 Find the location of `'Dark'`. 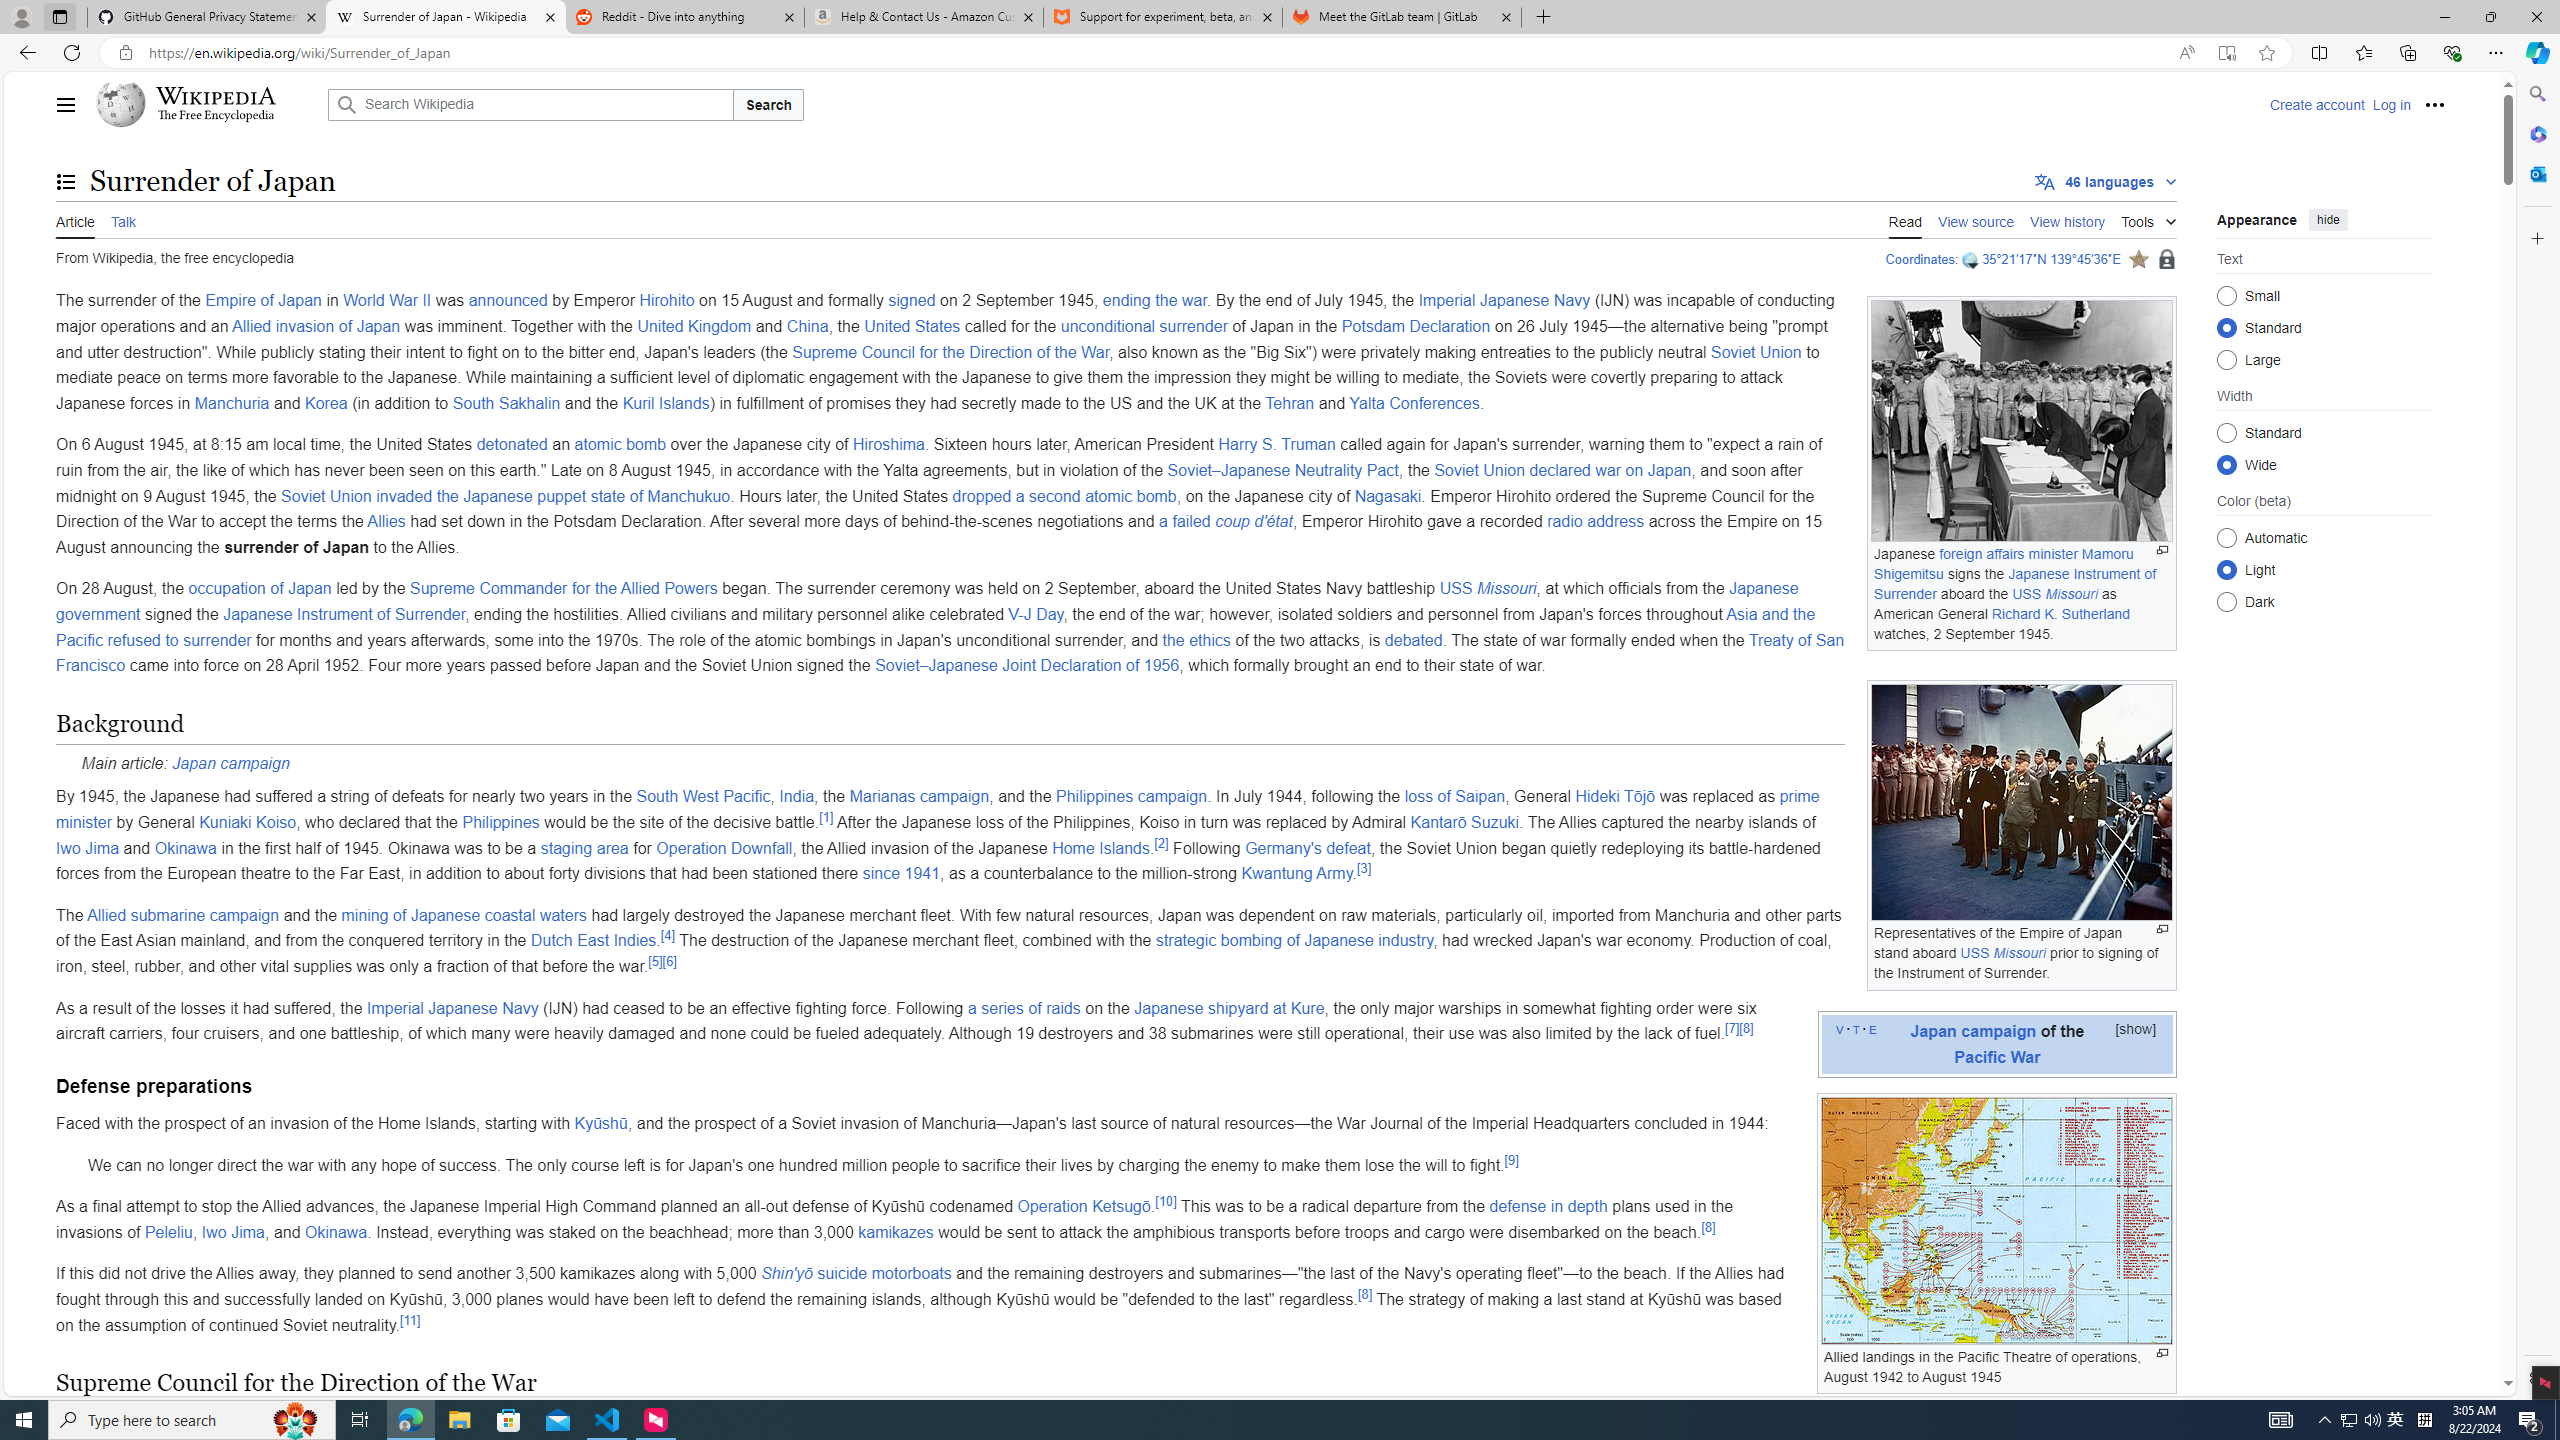

'Dark' is located at coordinates (2226, 601).